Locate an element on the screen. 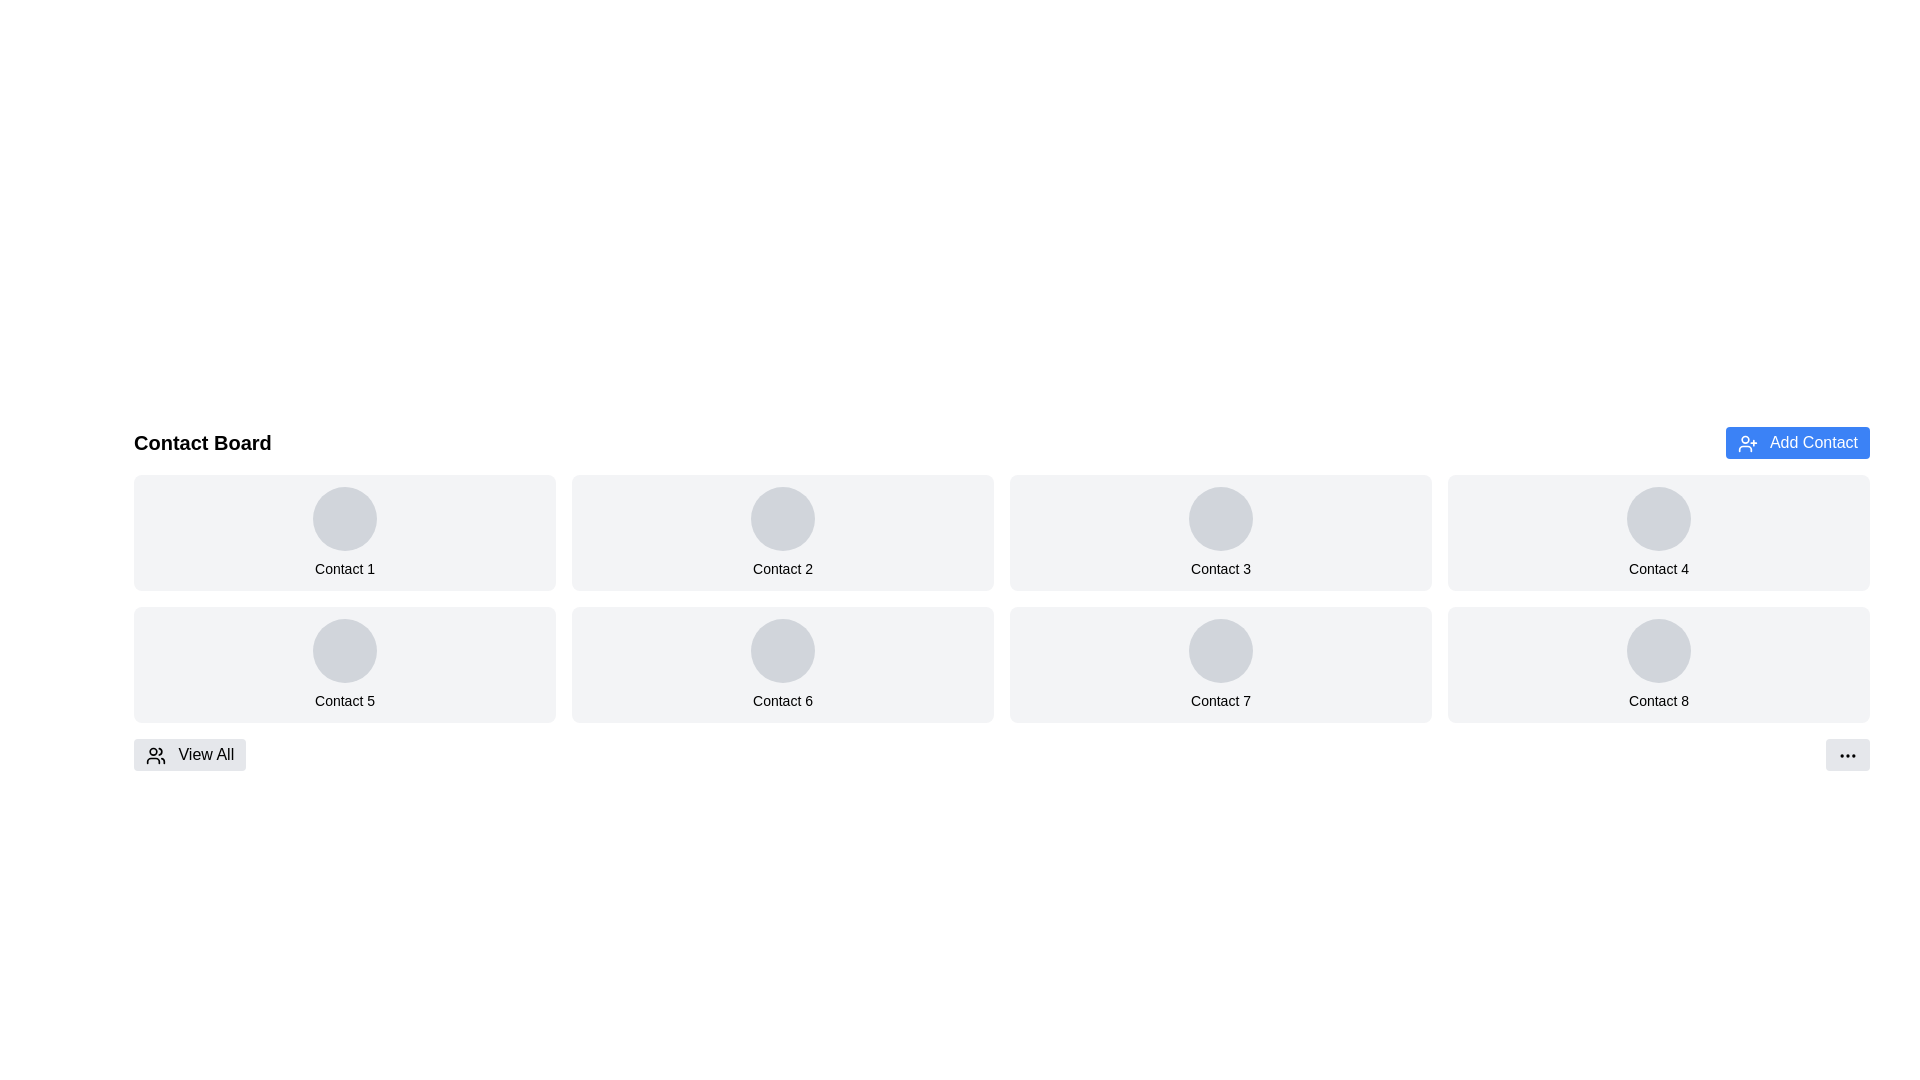 The height and width of the screenshot is (1080, 1920). text content of the label located beneath the circular area in the first row of the contact grid, fourth column from the left is located at coordinates (1659, 569).